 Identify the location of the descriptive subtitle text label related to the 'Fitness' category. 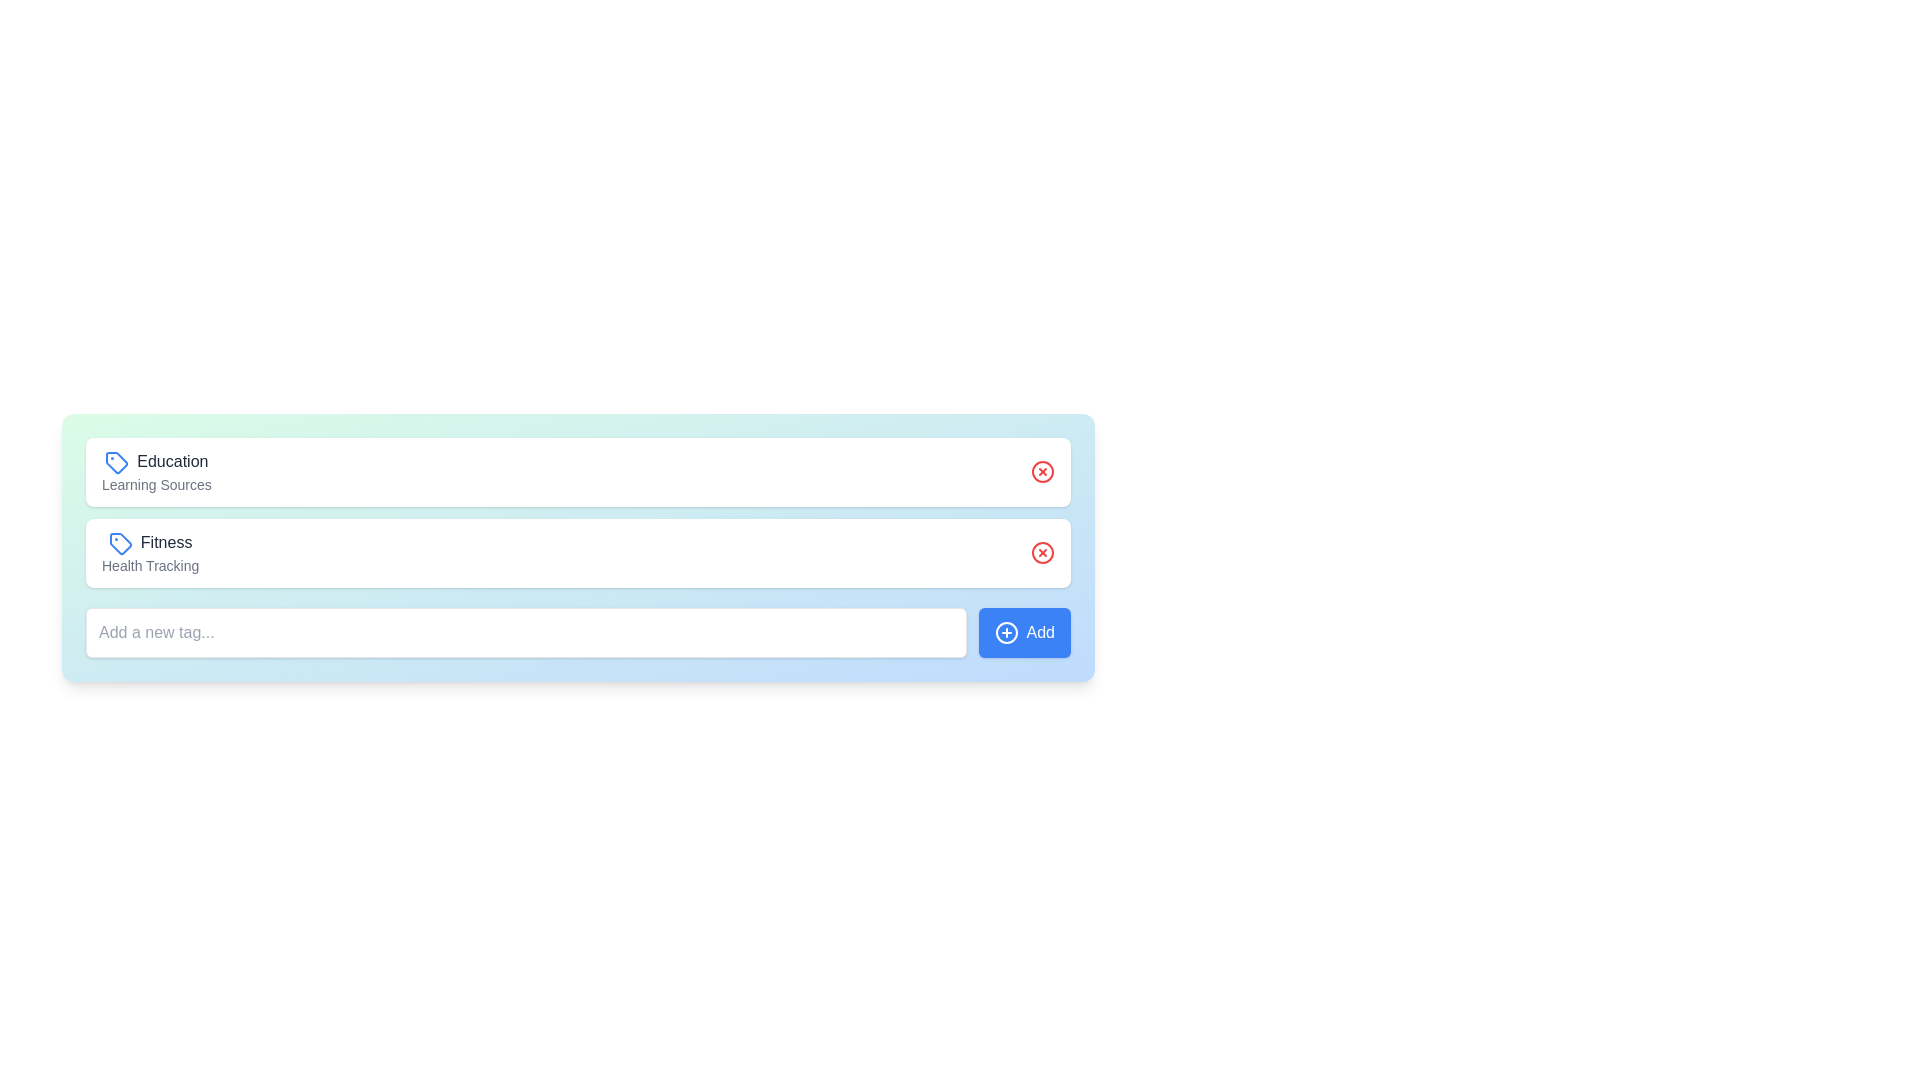
(149, 565).